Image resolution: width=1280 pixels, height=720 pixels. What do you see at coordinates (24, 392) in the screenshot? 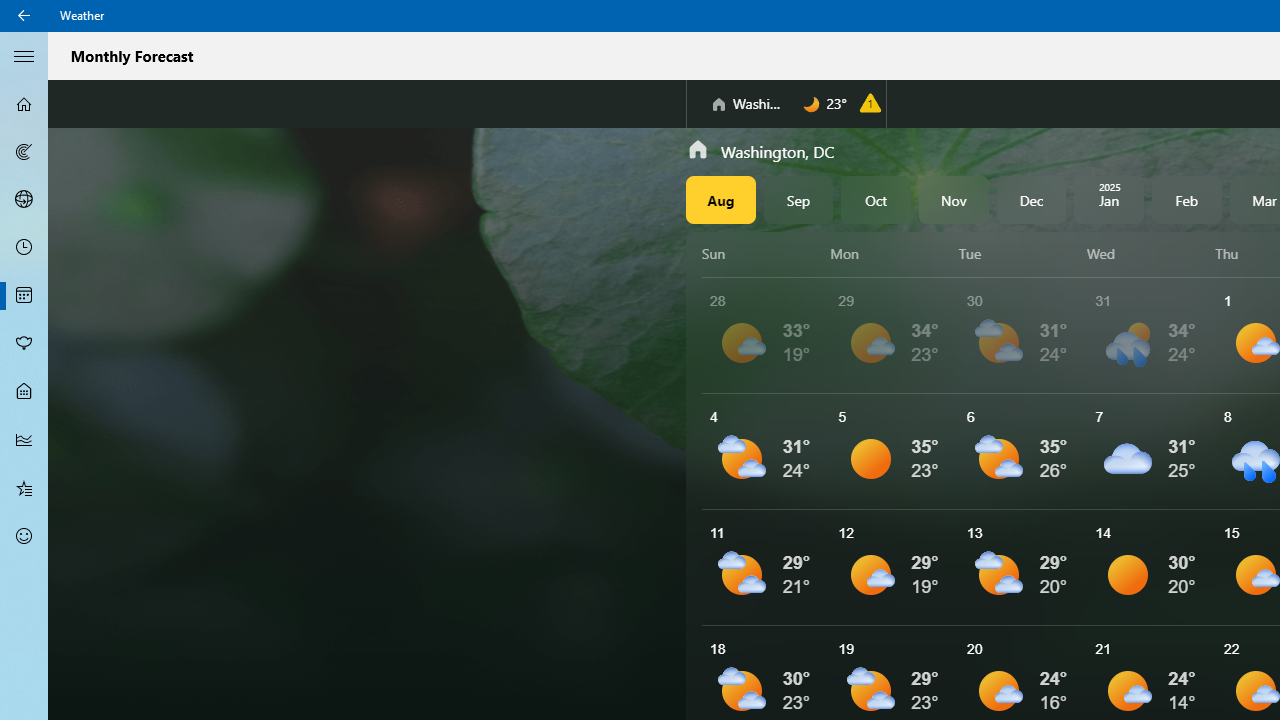
I see `'Life - Not Selected'` at bounding box center [24, 392].